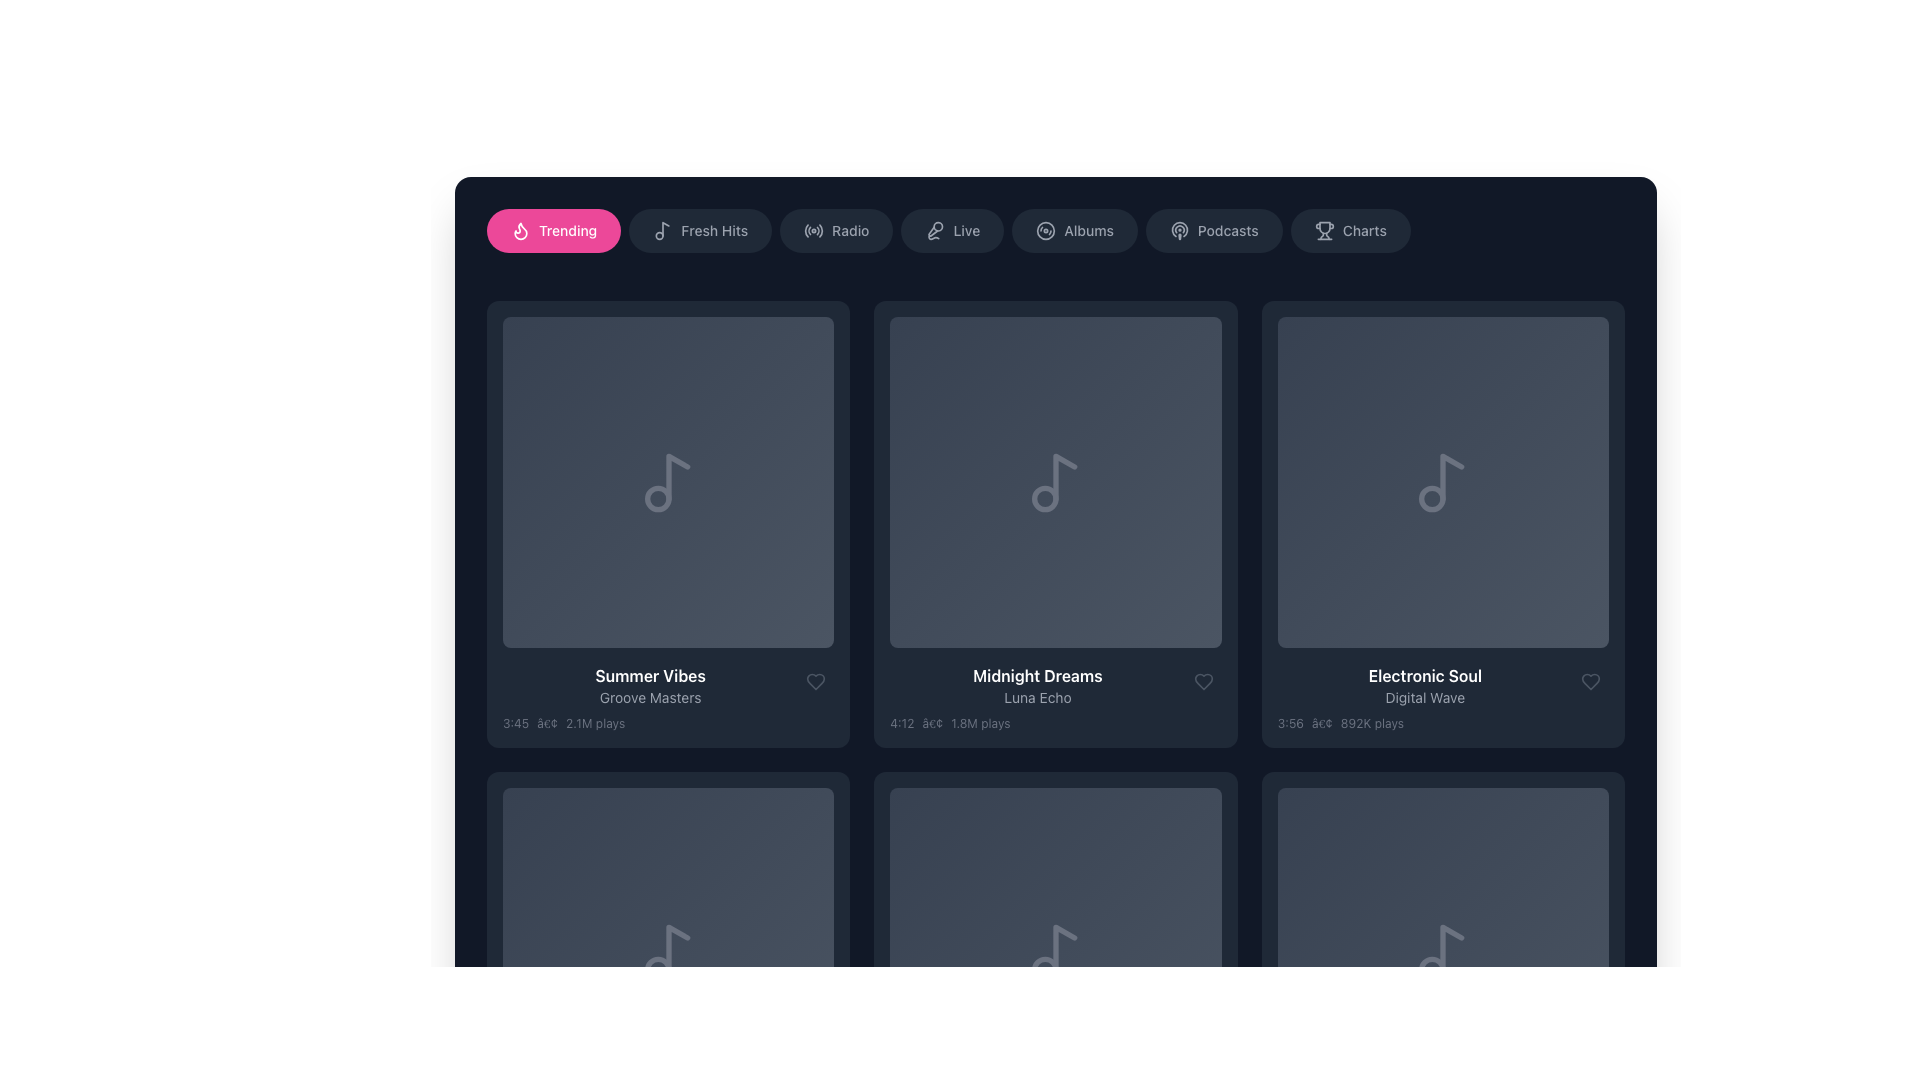 This screenshot has height=1080, width=1920. What do you see at coordinates (1055, 238) in the screenshot?
I see `the 'Albums' button, which is a rounded rectangular button with a dark gray background and lighter gray text, located in the horizontal menu bar near the top of the interface as the fifth button from the left` at bounding box center [1055, 238].